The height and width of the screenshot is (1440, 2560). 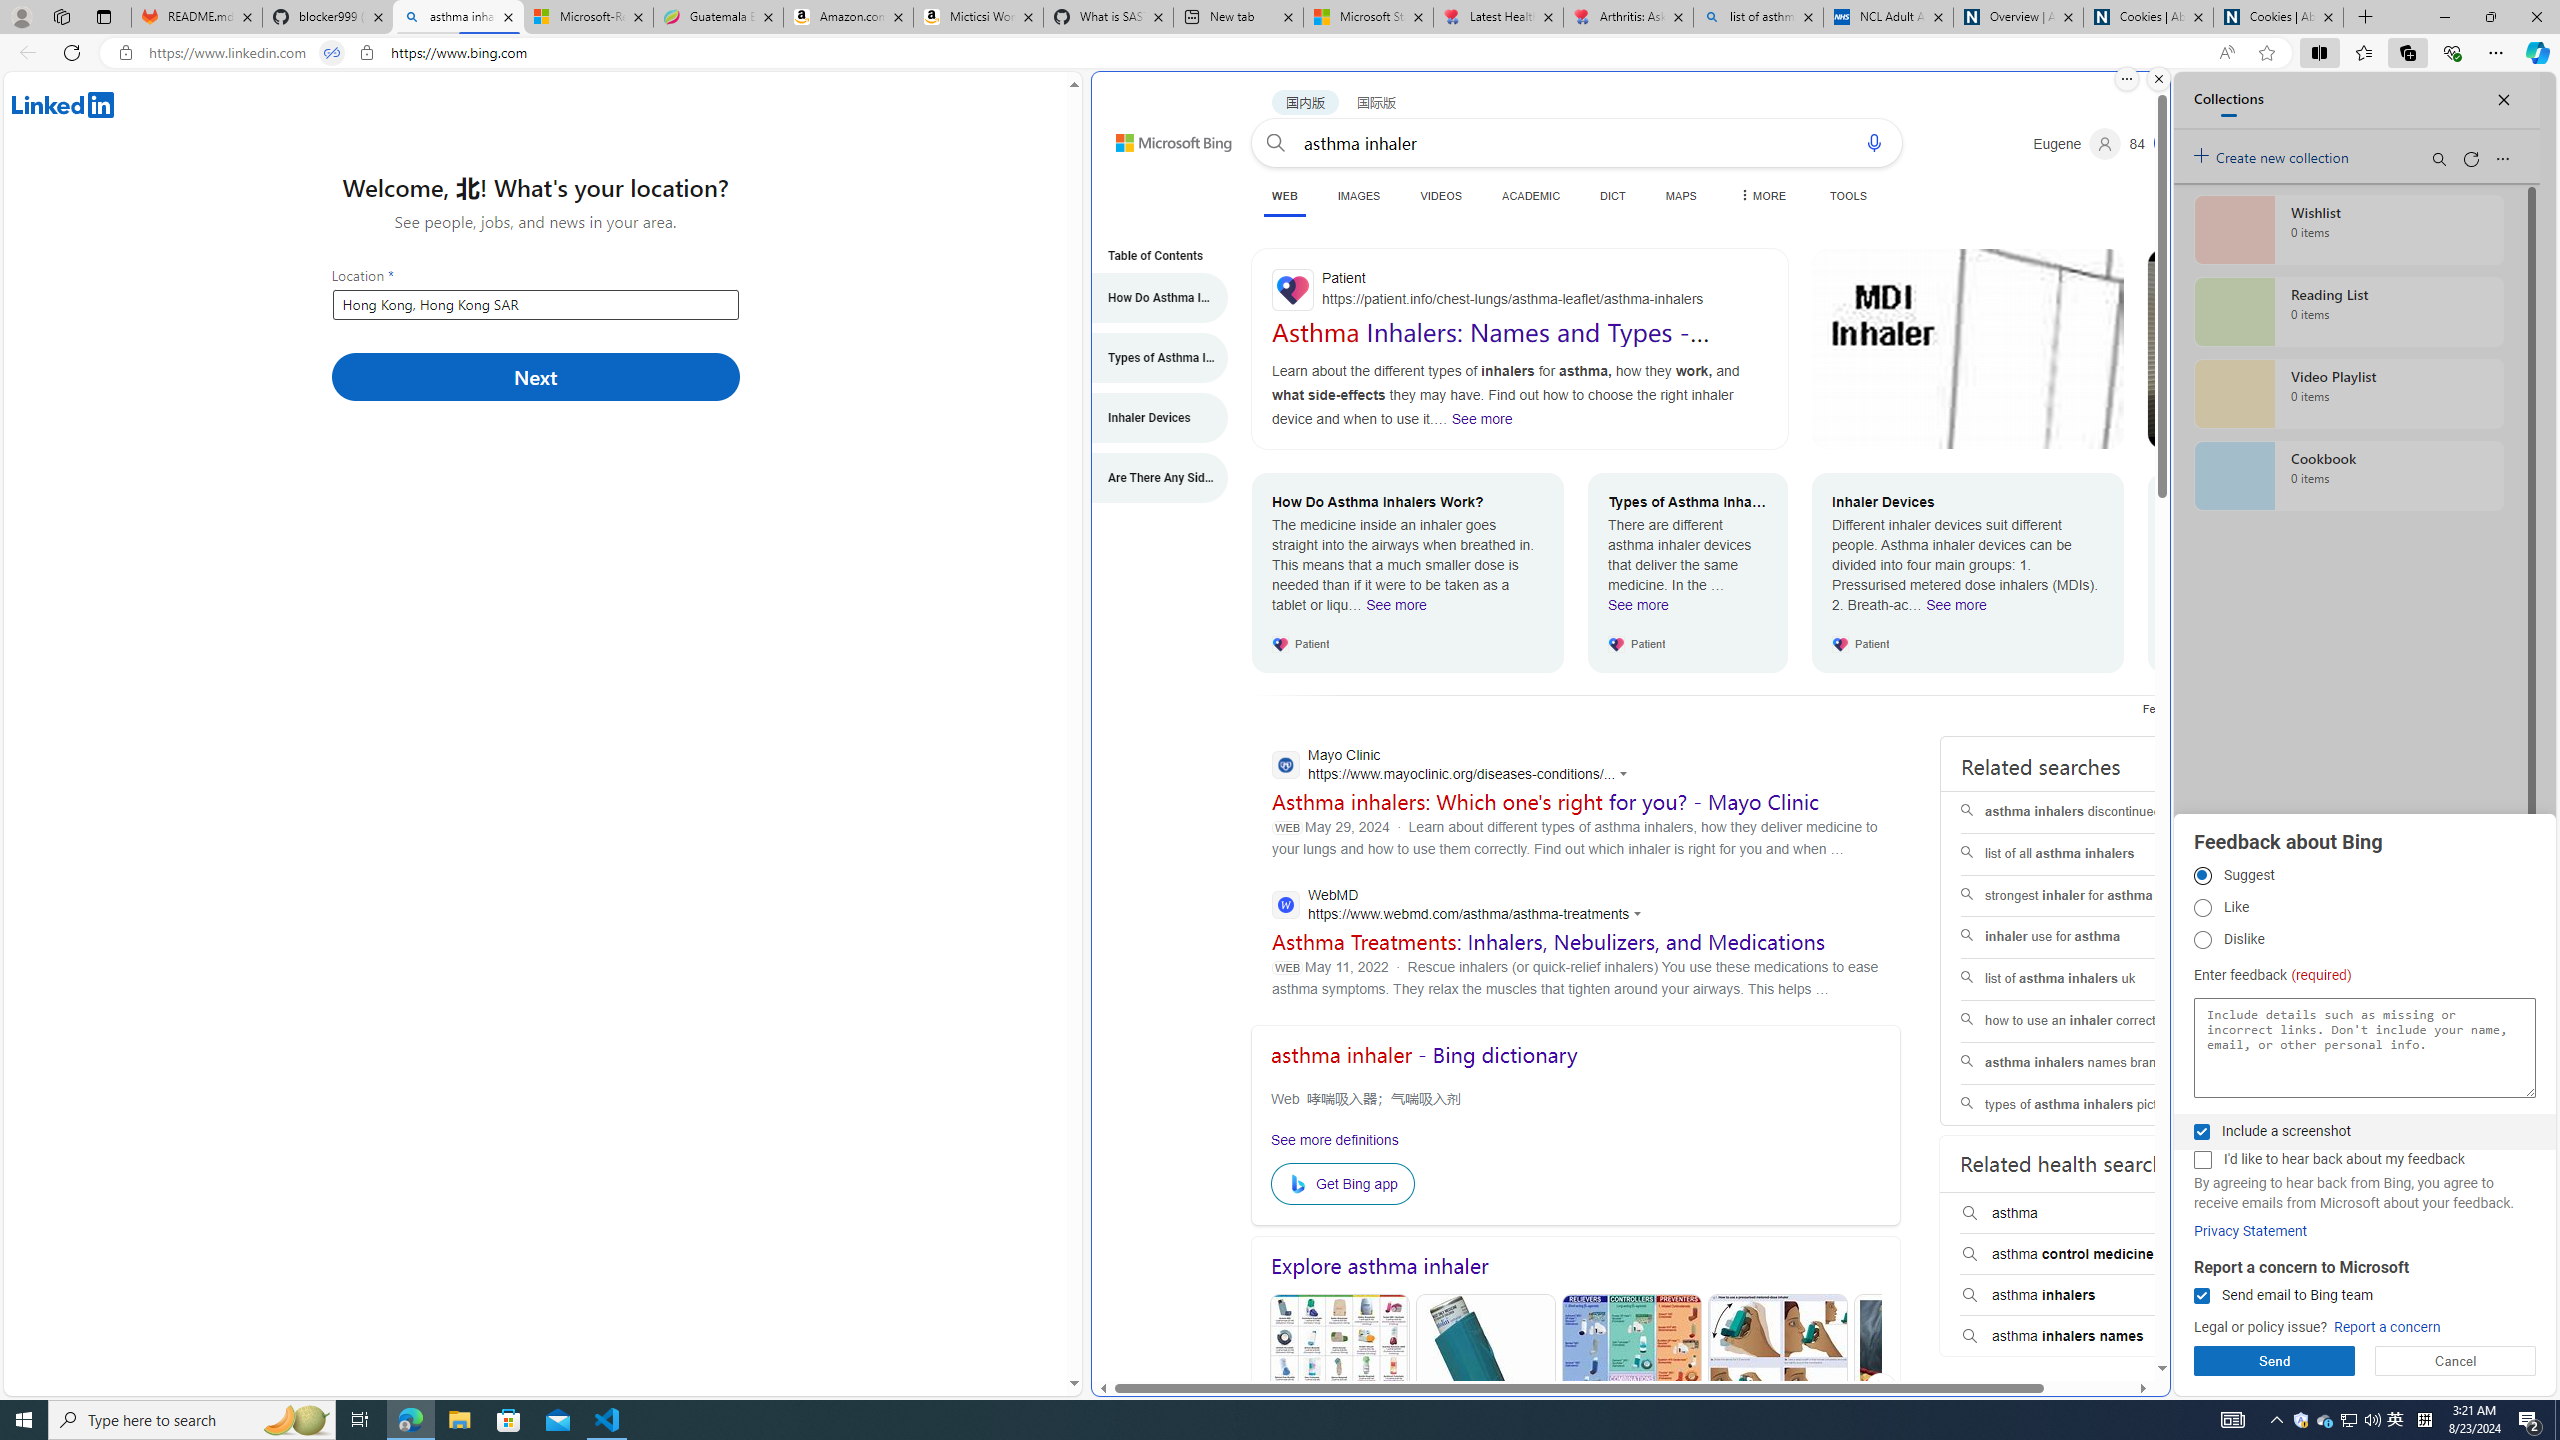 What do you see at coordinates (1337, 1389) in the screenshot?
I see `'Asthma Inhaler Colors'` at bounding box center [1337, 1389].